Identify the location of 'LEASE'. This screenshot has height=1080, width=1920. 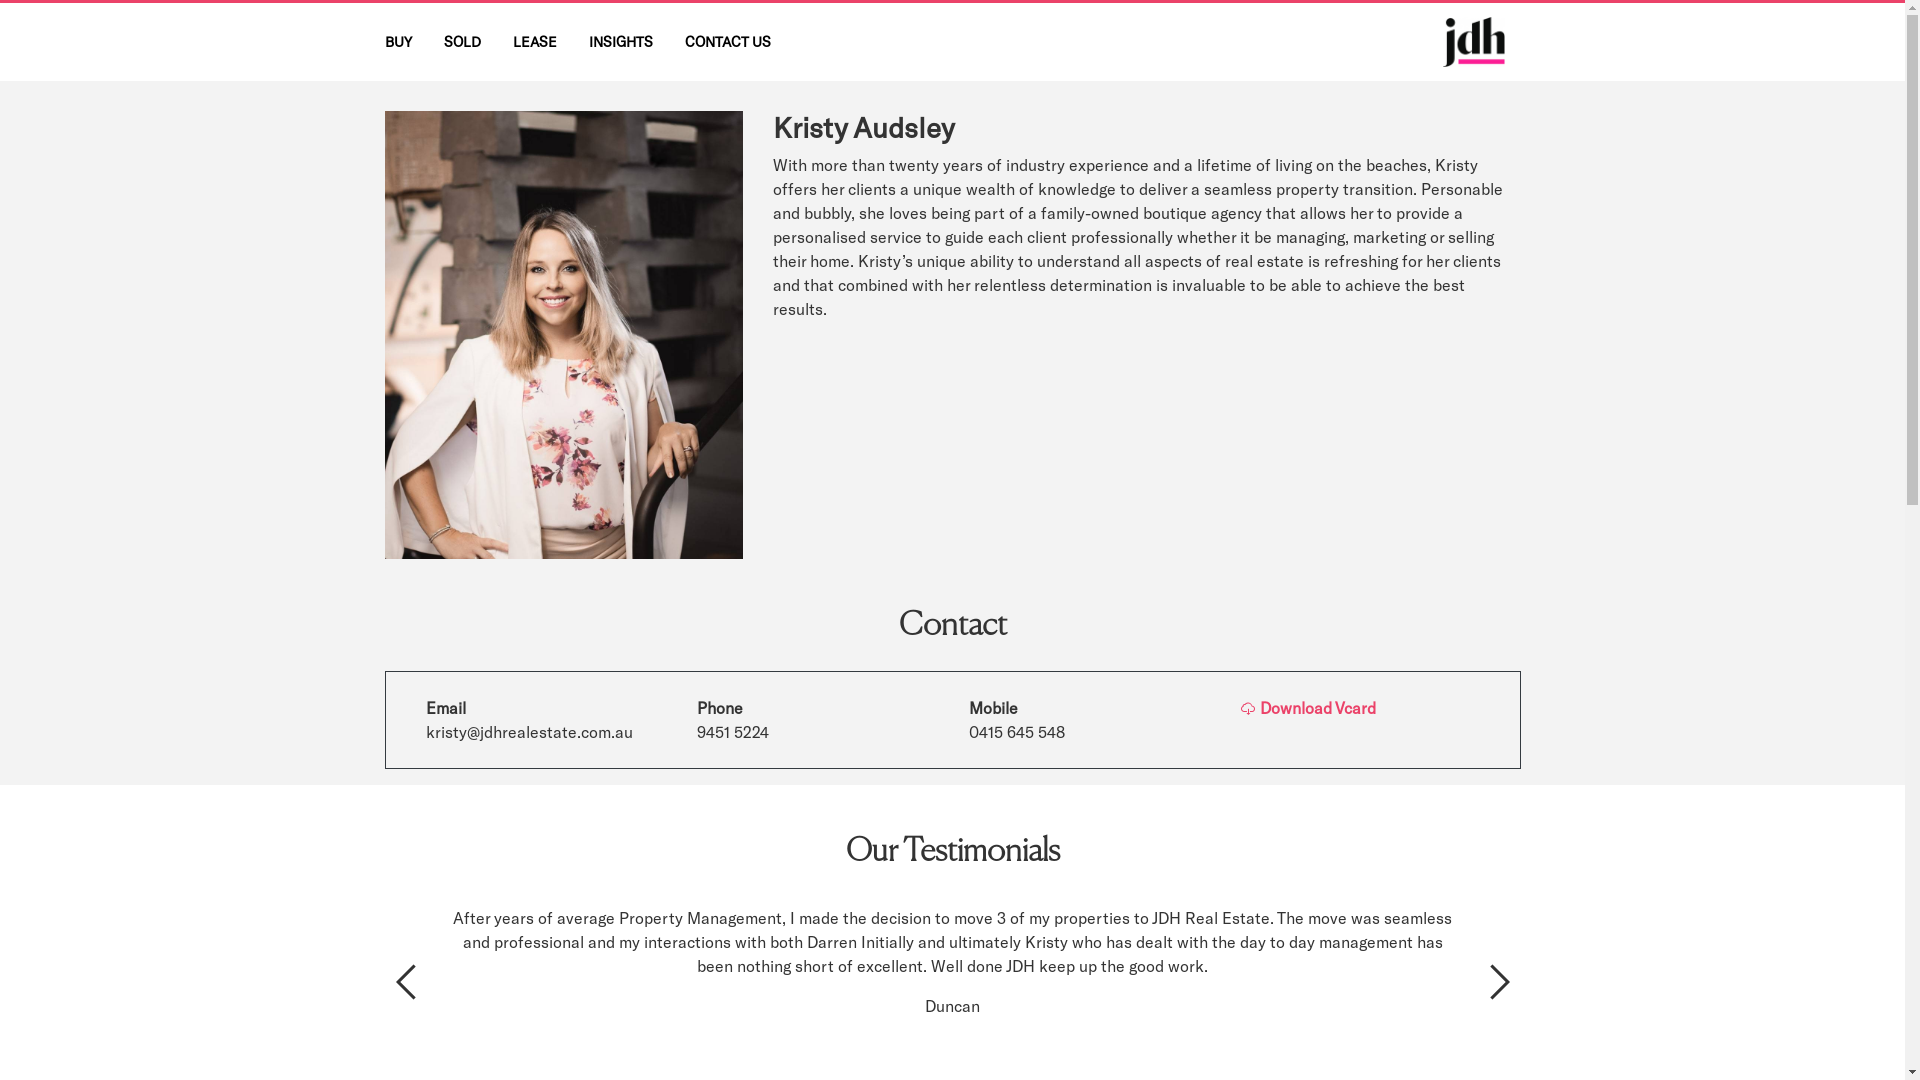
(533, 42).